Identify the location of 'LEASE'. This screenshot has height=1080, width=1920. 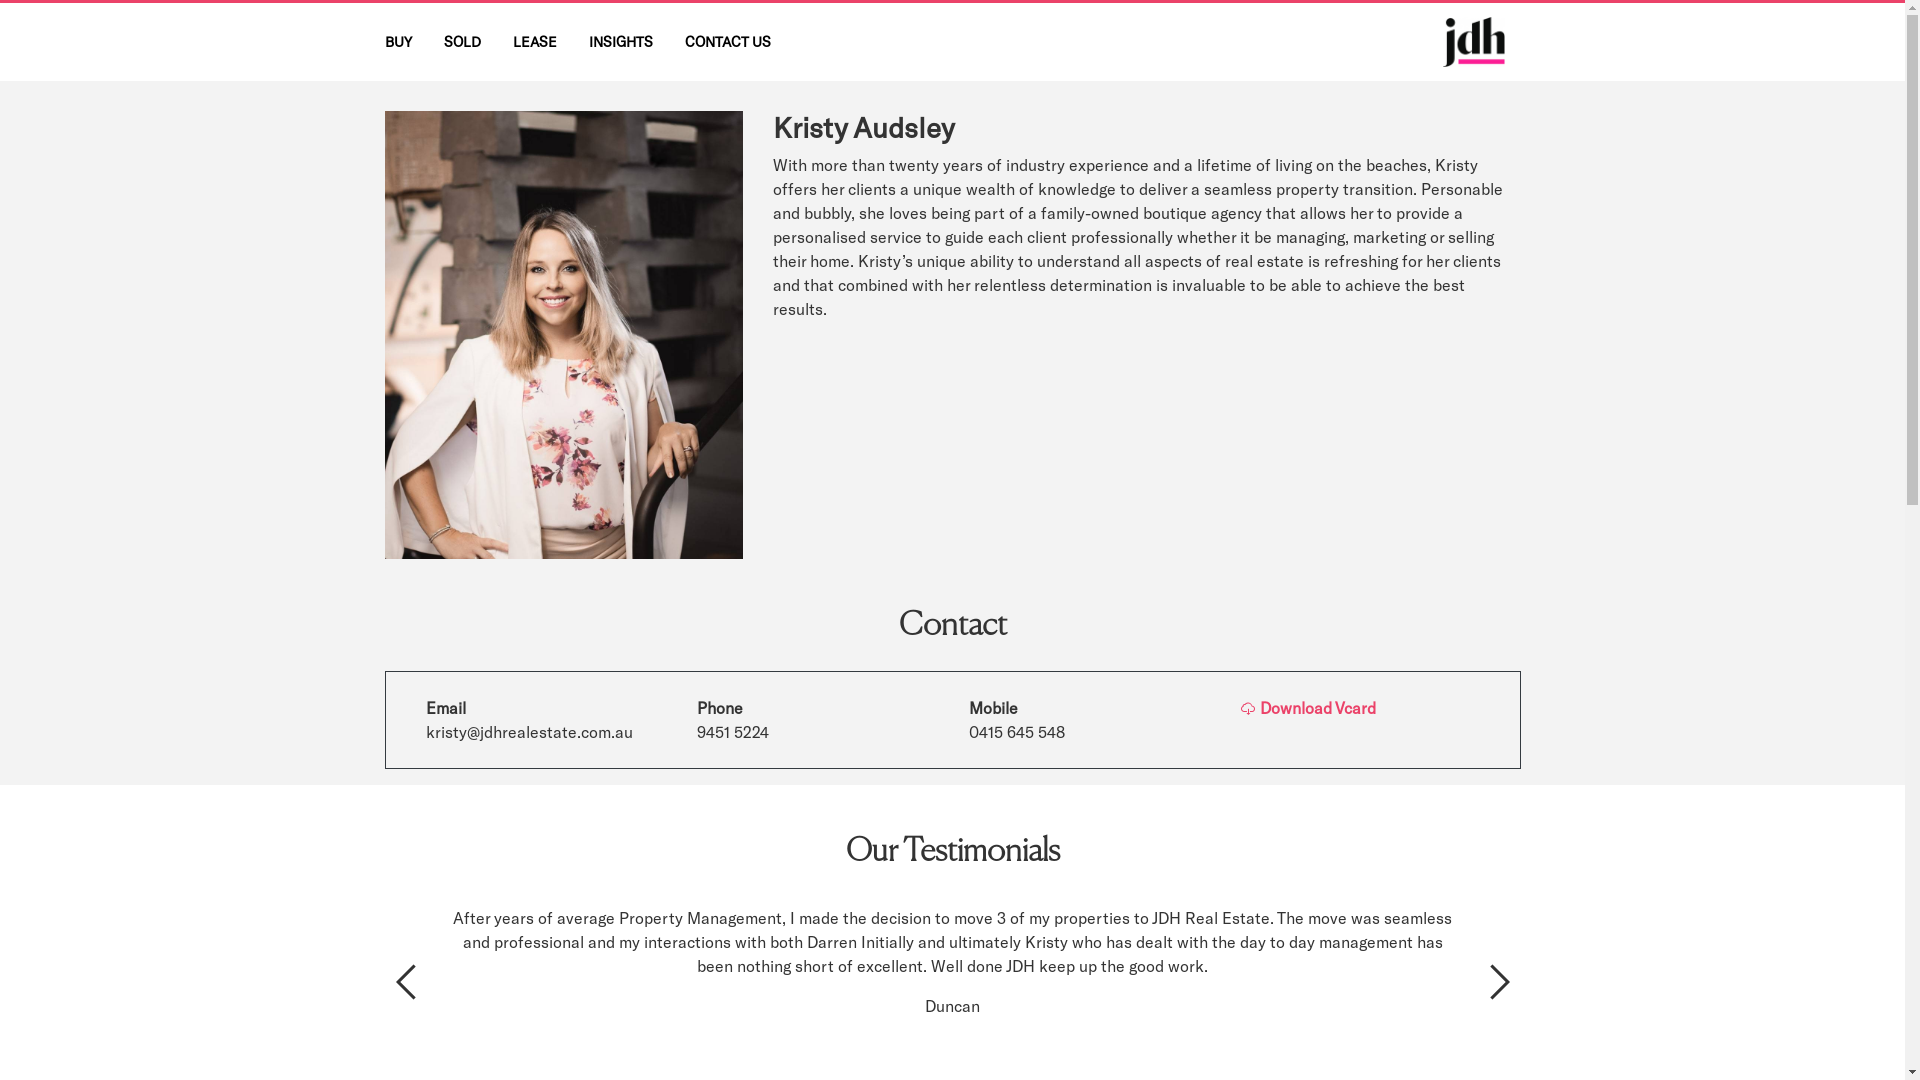
(533, 42).